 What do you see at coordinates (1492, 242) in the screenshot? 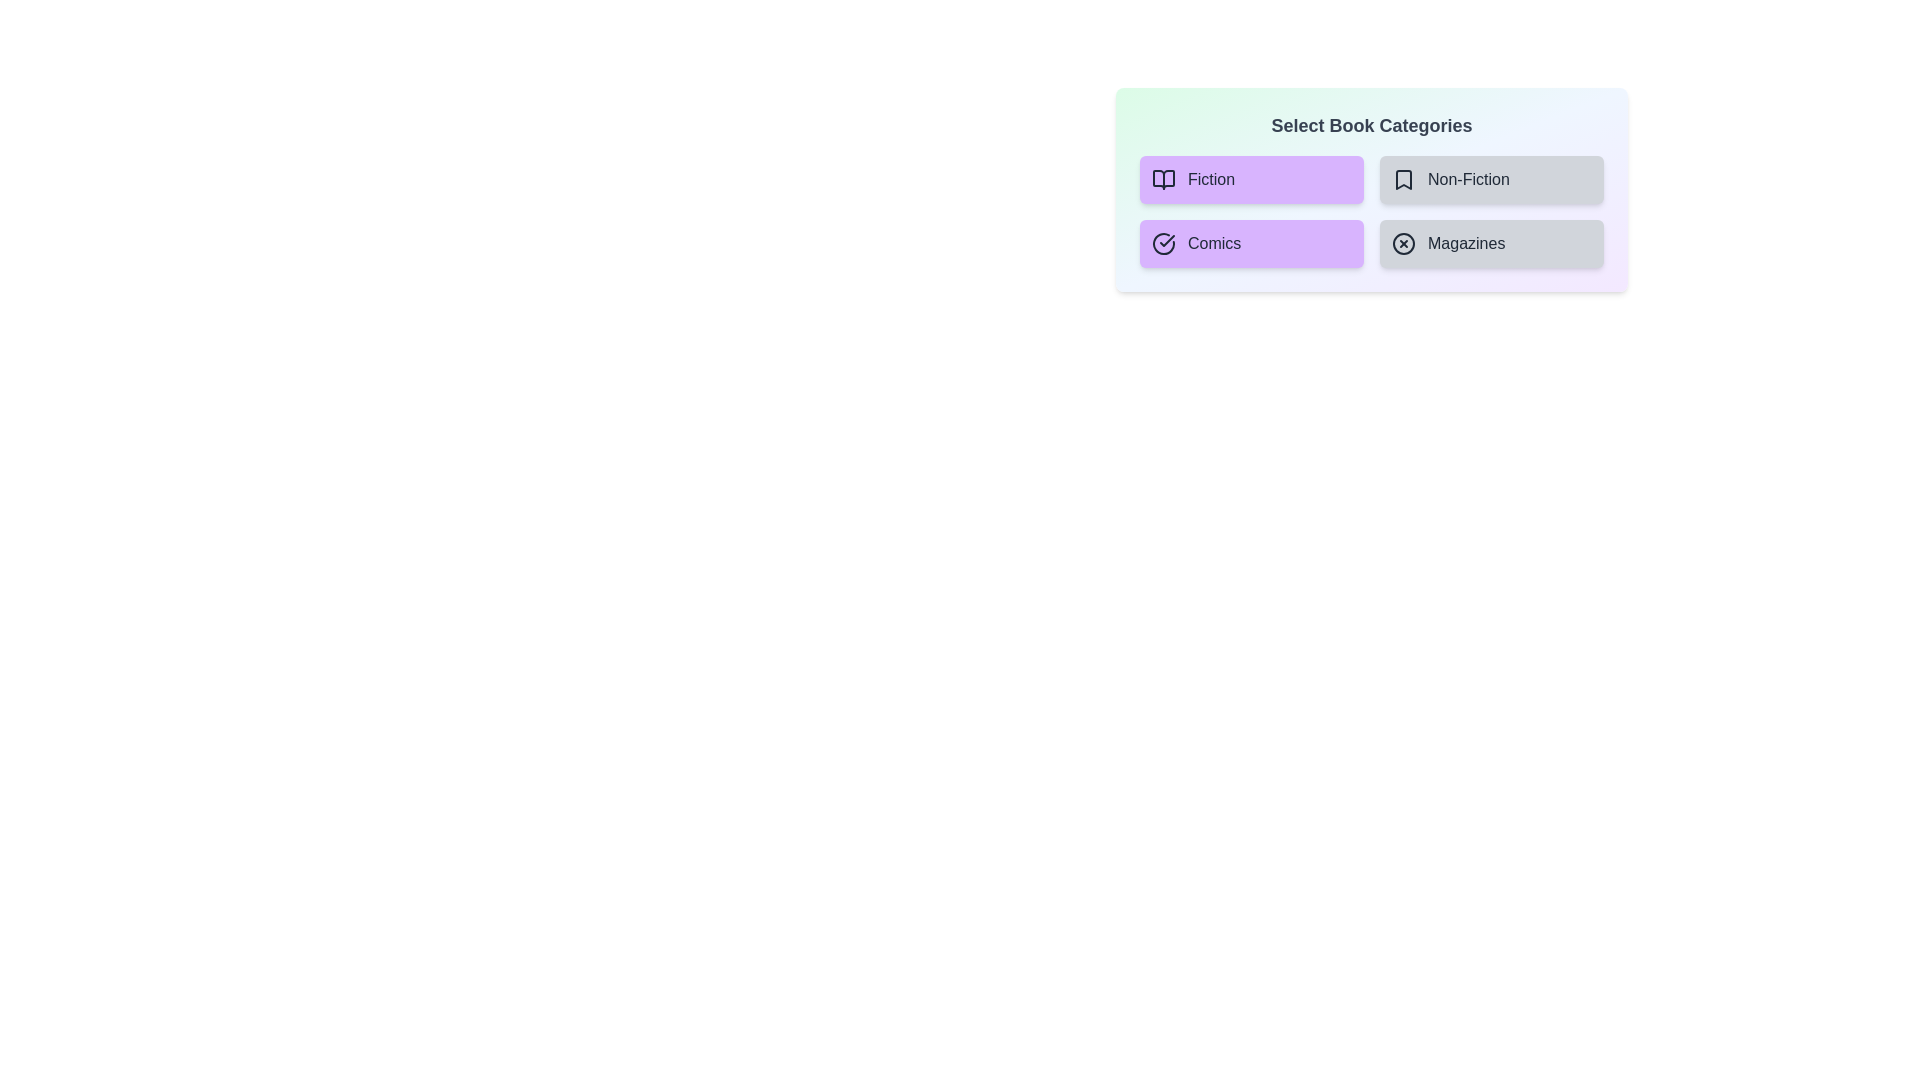
I see `the category Magazines` at bounding box center [1492, 242].